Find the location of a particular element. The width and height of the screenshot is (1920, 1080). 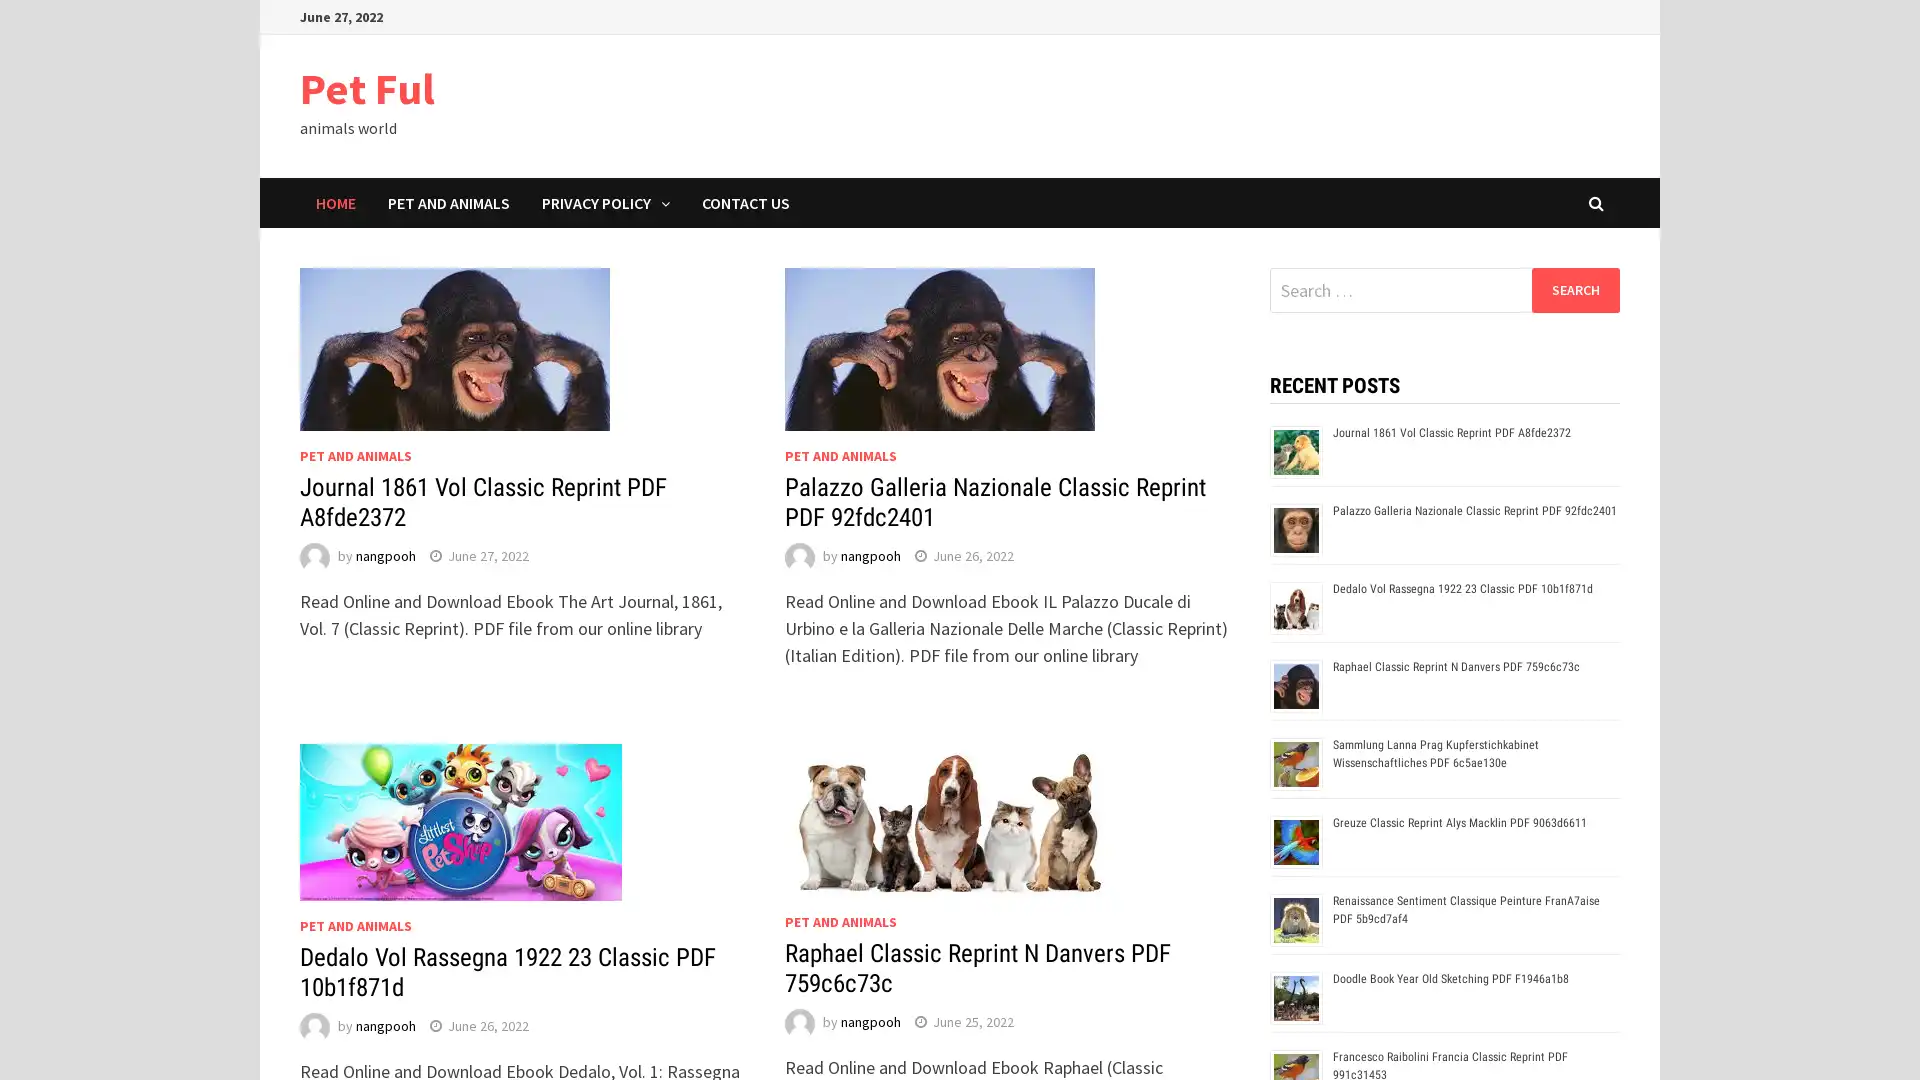

Search is located at coordinates (1574, 289).